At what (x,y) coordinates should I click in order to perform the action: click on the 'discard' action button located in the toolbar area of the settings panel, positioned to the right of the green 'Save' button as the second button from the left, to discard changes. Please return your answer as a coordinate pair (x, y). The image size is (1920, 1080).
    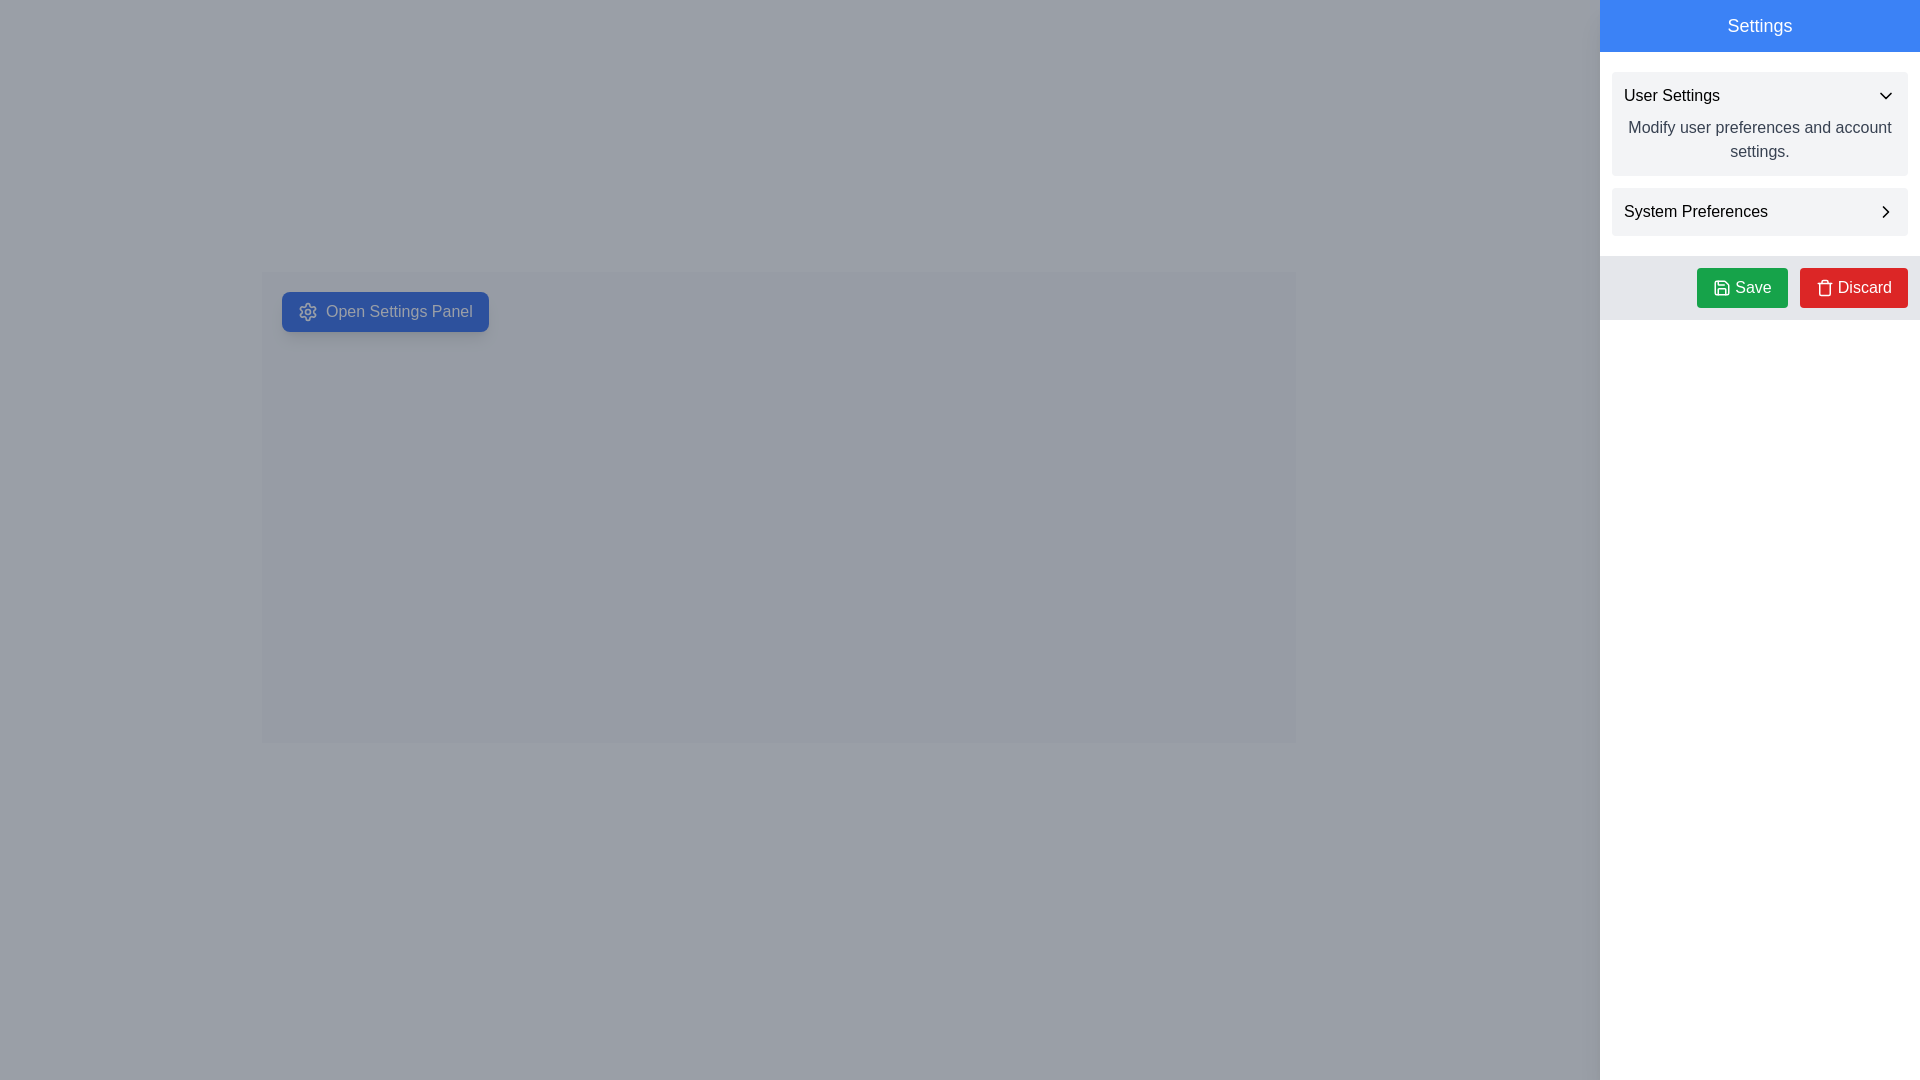
    Looking at the image, I should click on (1863, 288).